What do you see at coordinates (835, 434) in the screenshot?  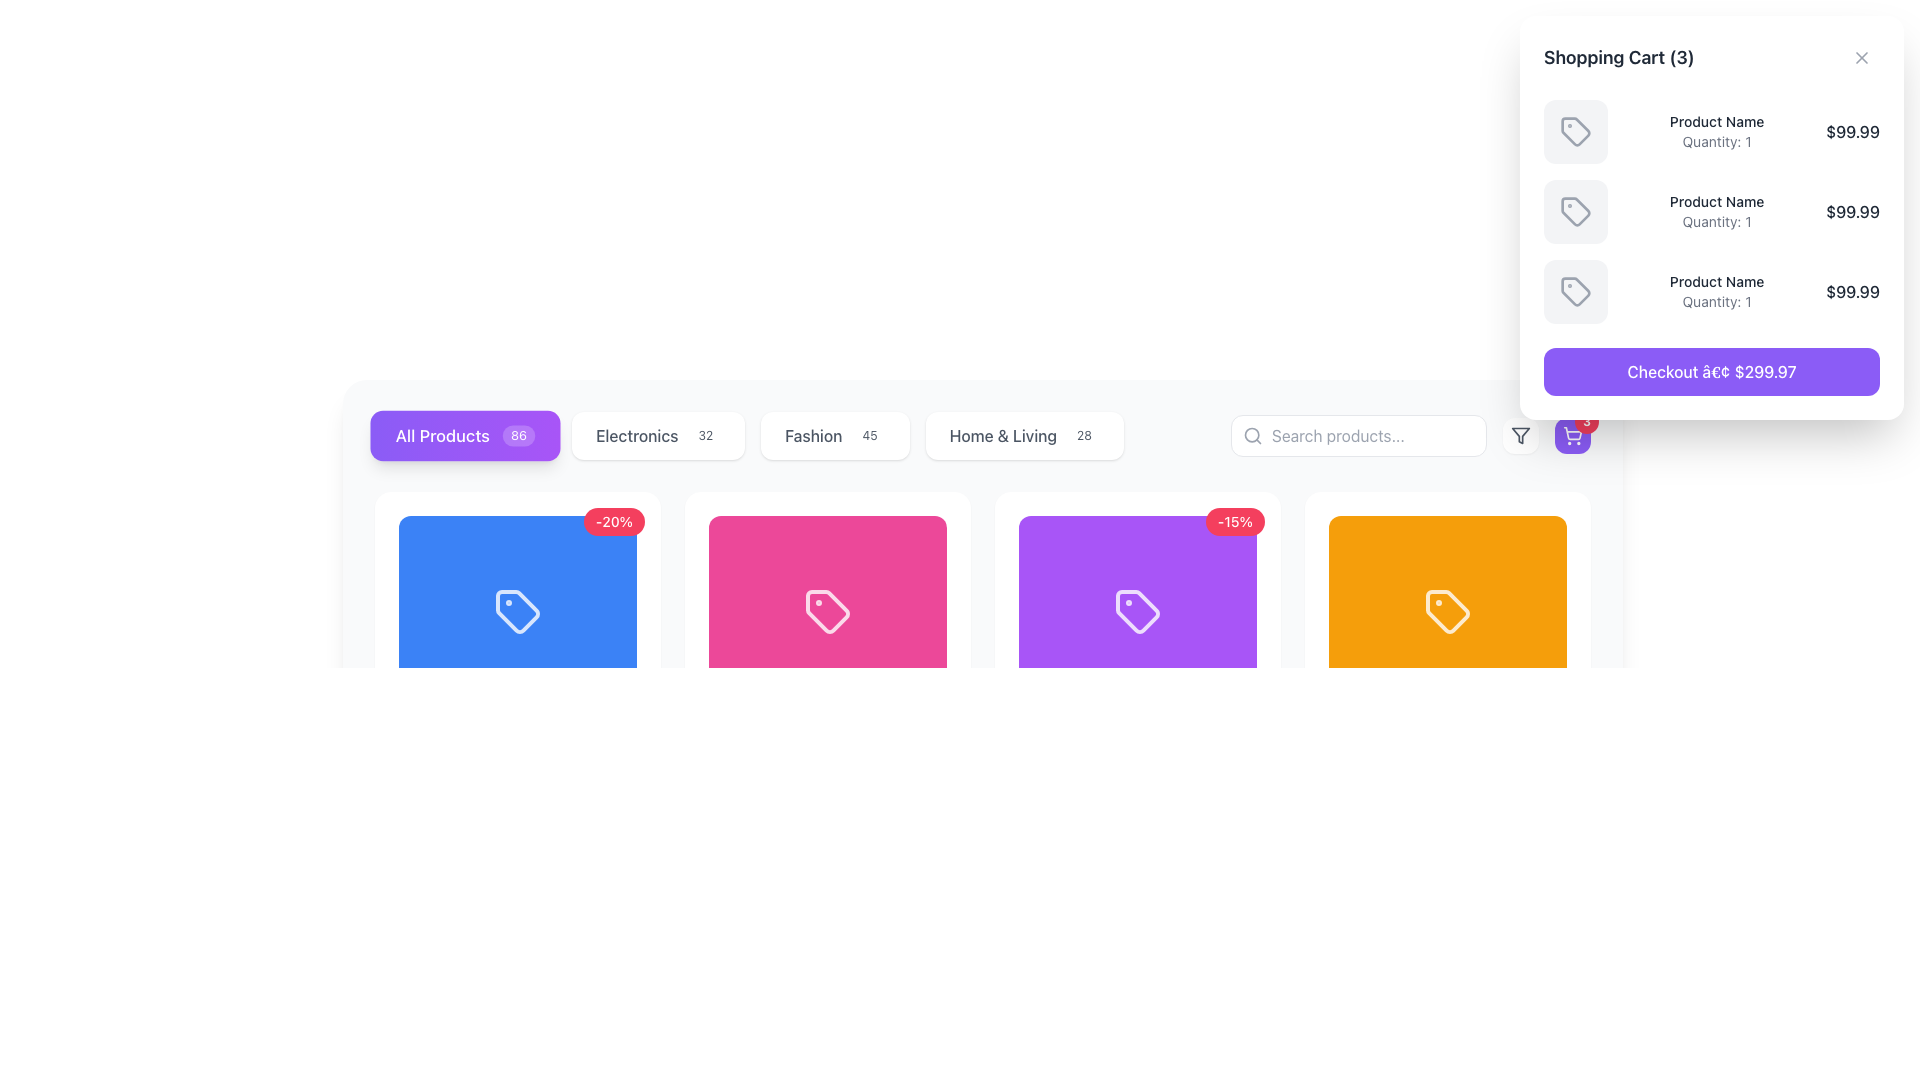 I see `the 'Fashion' button, which is a rectangular button with rounded corners and contains the text 'Fashion 45'` at bounding box center [835, 434].